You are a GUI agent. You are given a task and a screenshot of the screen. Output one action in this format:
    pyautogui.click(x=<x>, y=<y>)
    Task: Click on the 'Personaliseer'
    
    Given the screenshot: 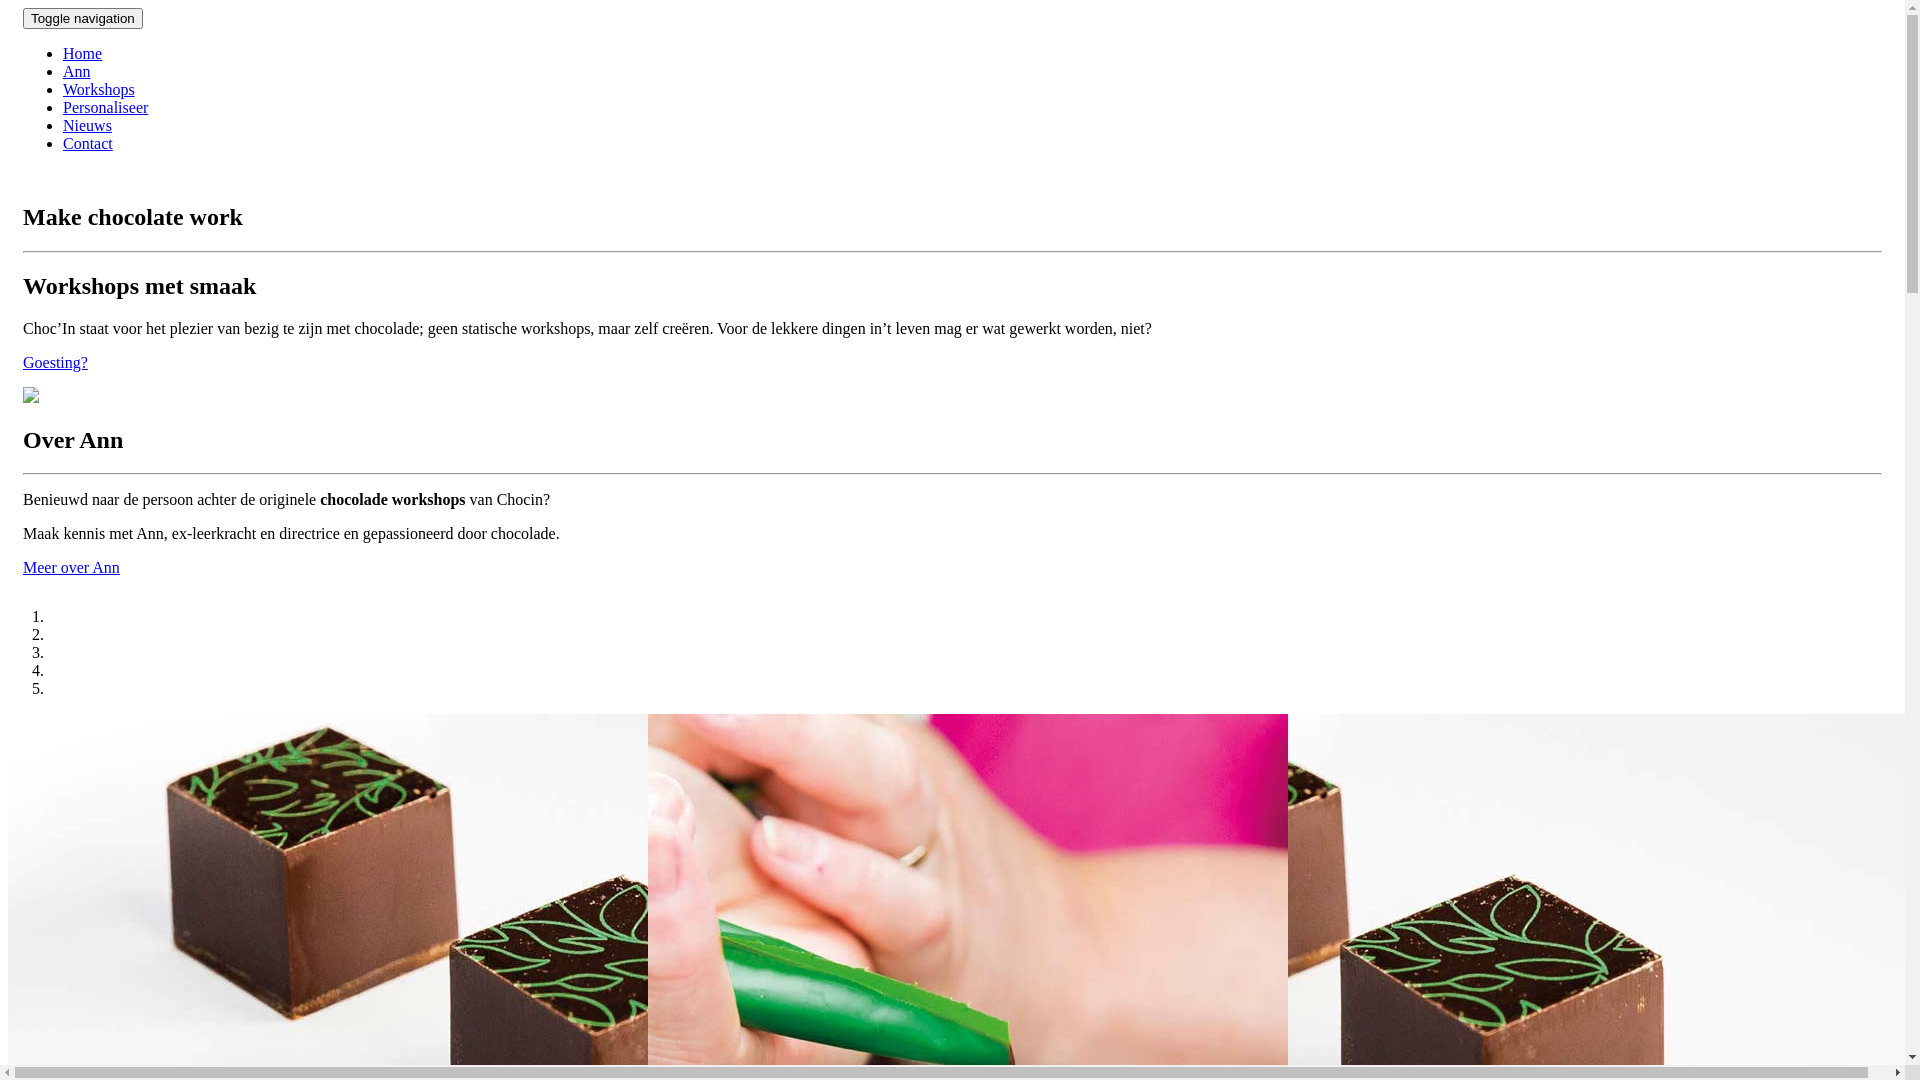 What is the action you would take?
    pyautogui.click(x=104, y=107)
    